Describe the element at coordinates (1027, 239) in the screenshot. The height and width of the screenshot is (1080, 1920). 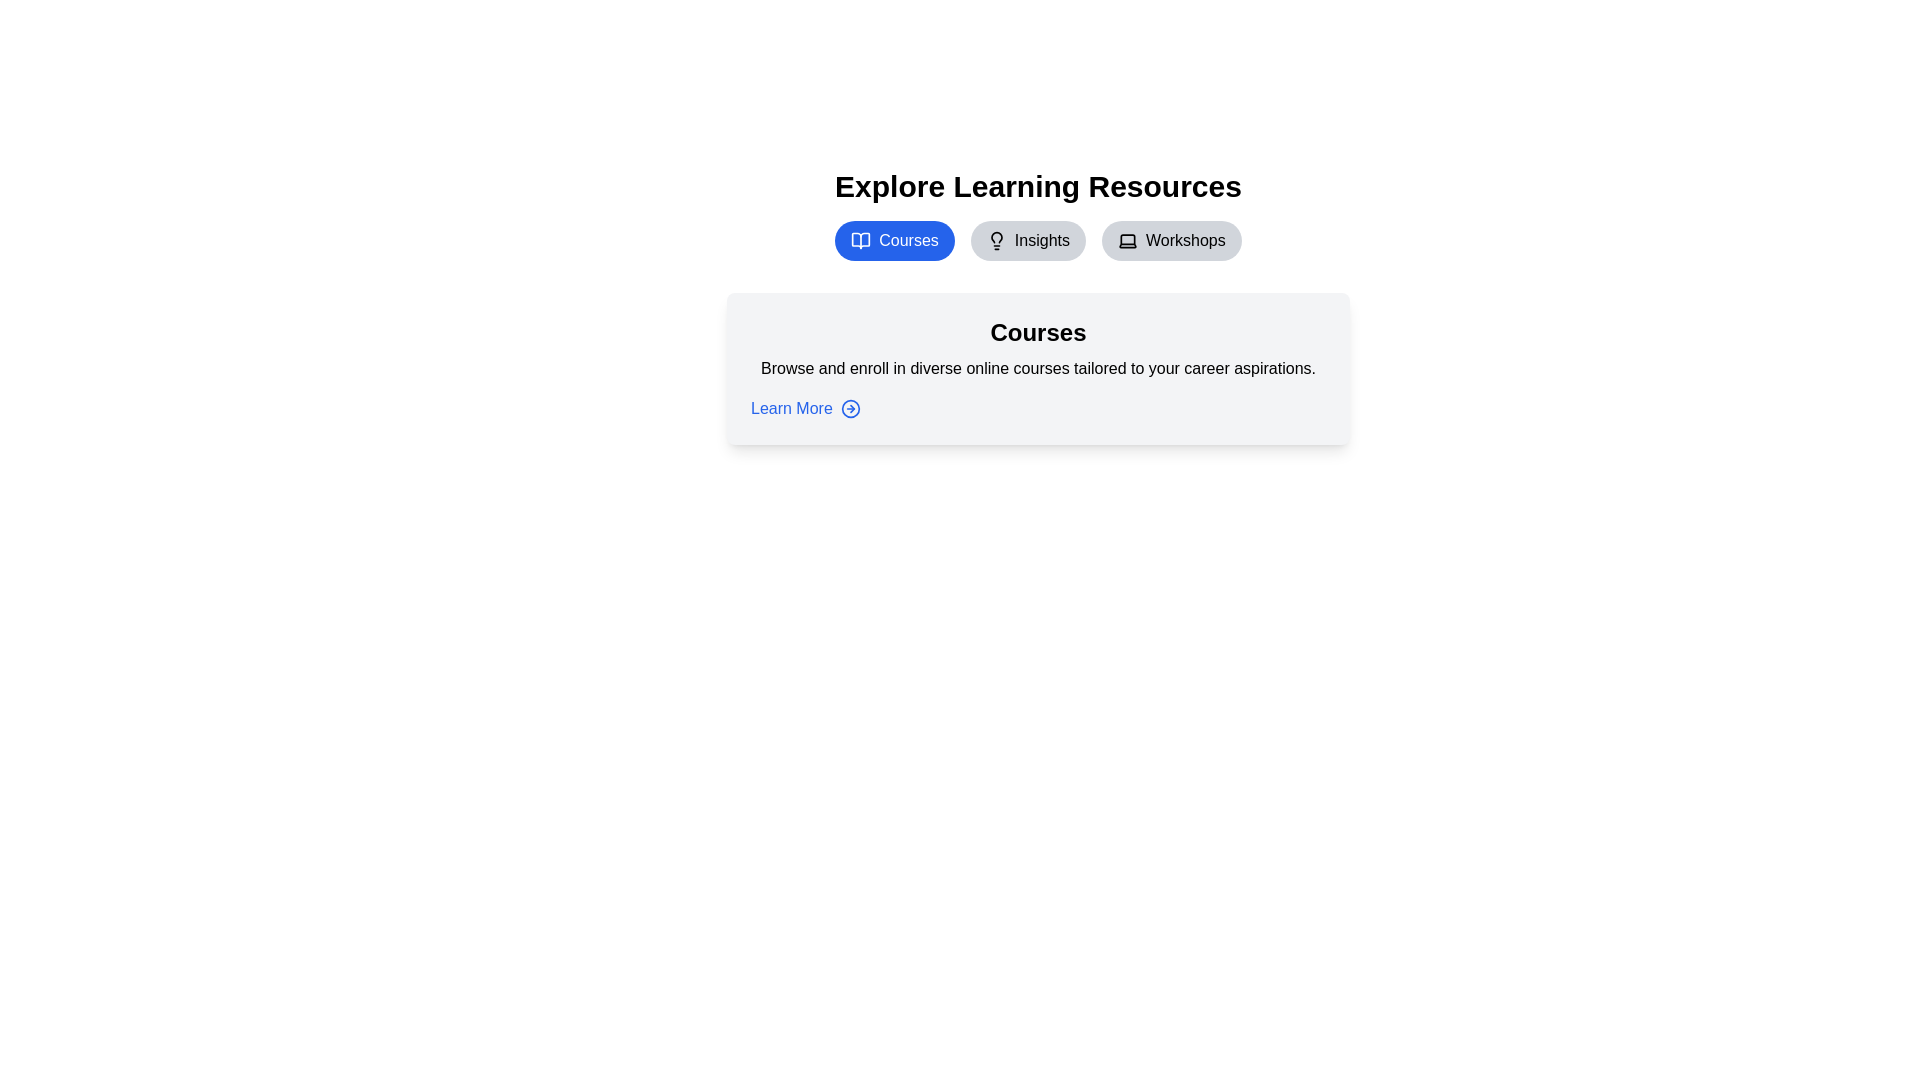
I see `the Insights tab` at that location.